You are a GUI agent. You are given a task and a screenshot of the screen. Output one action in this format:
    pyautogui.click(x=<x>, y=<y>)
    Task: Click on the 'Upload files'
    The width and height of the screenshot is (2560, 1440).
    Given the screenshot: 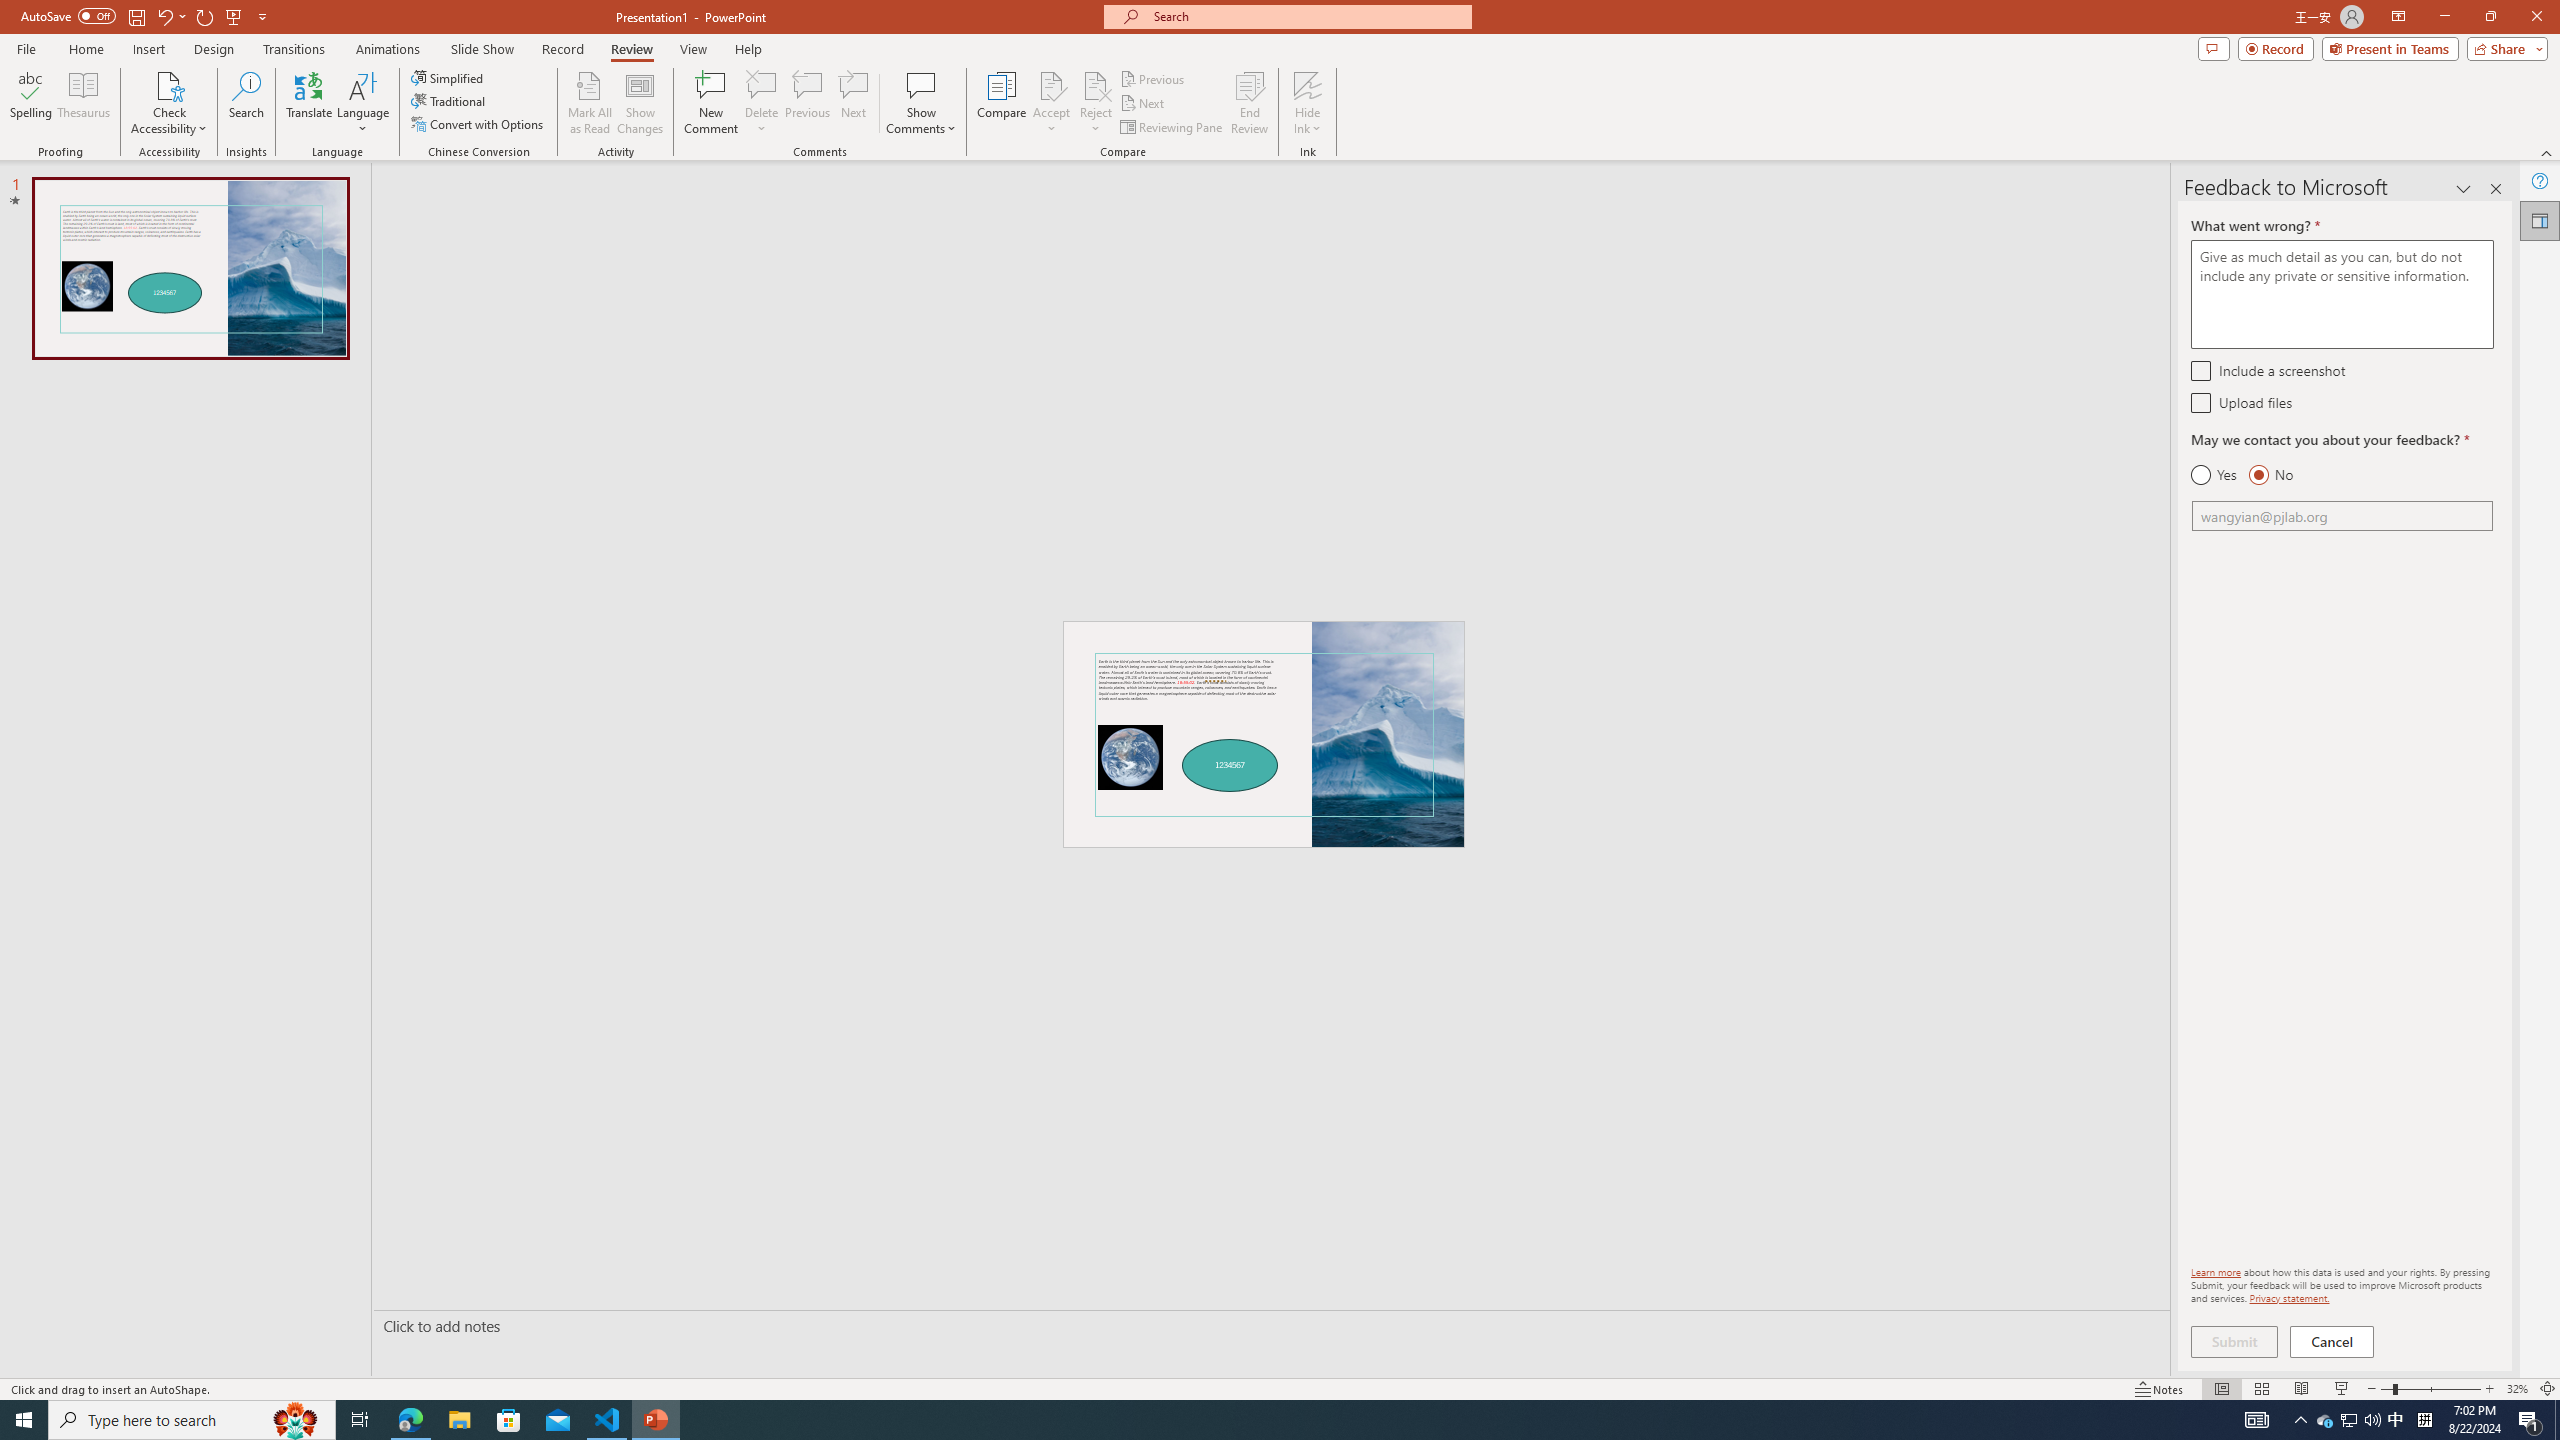 What is the action you would take?
    pyautogui.click(x=2200, y=402)
    